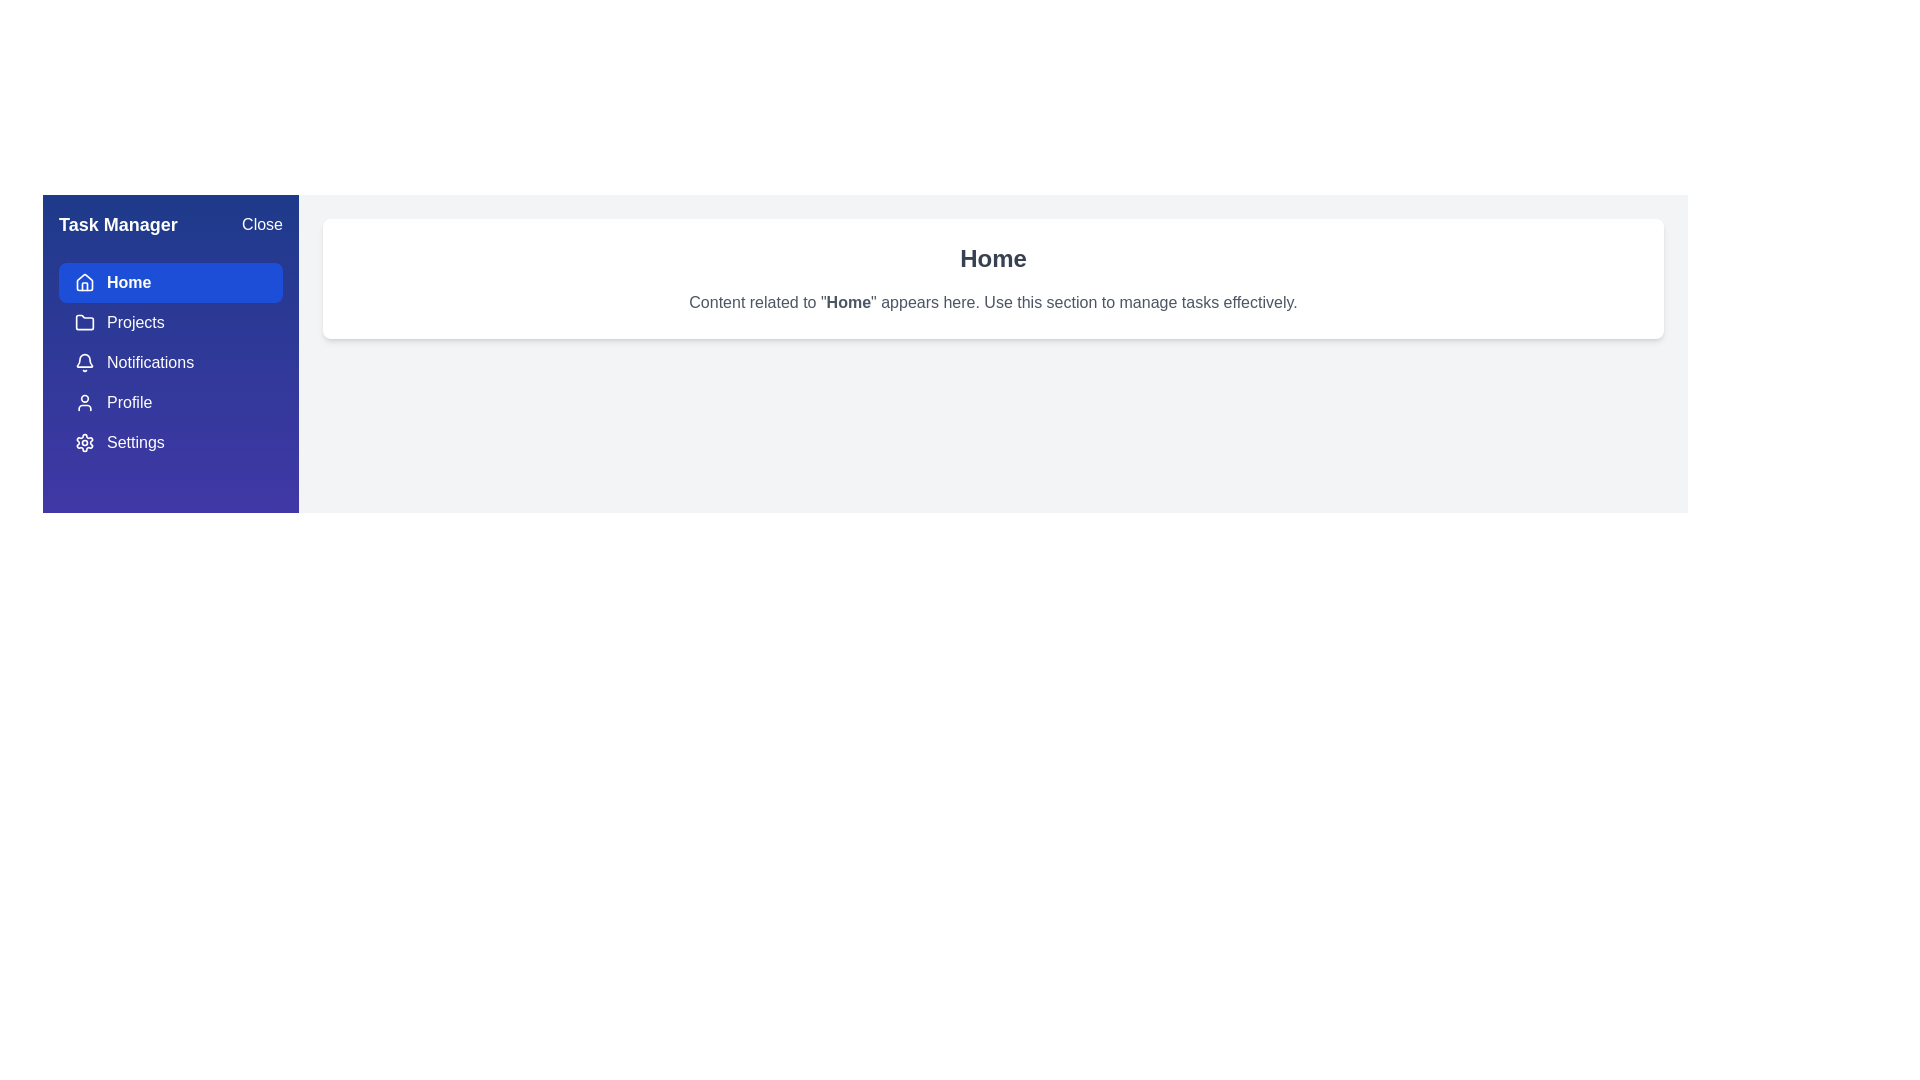 The image size is (1920, 1080). Describe the element at coordinates (171, 282) in the screenshot. I see `the menu item Home to view its content` at that location.